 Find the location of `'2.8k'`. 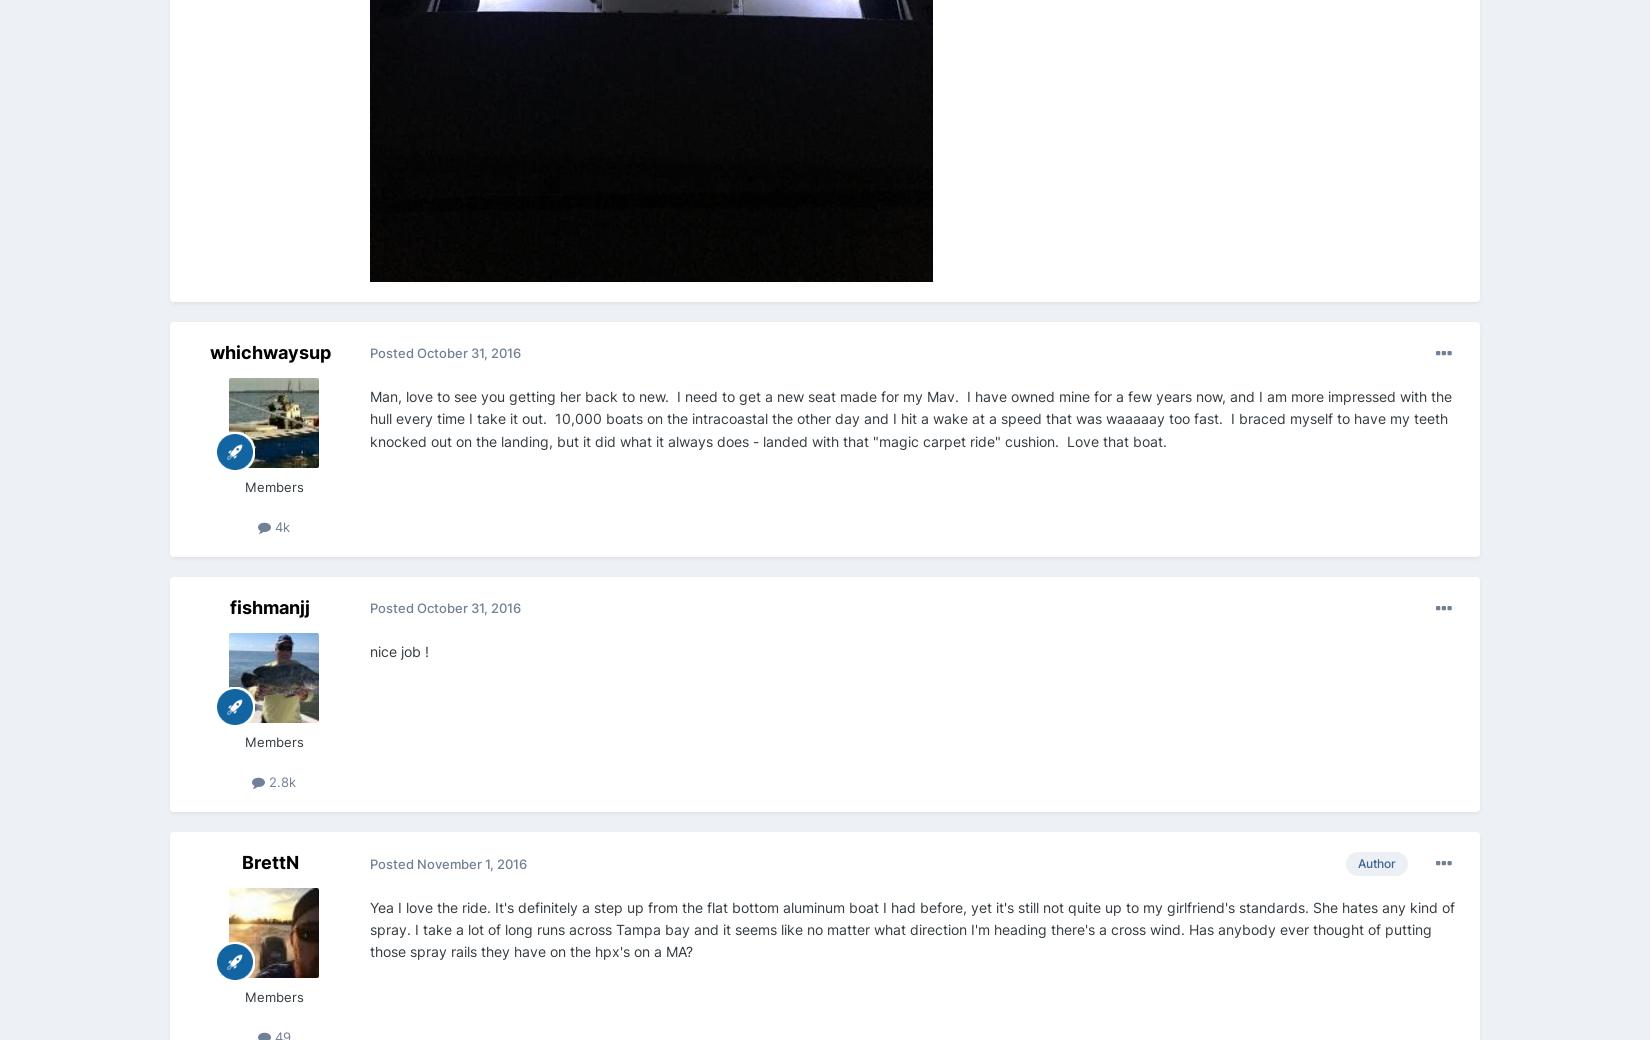

'2.8k' is located at coordinates (280, 780).